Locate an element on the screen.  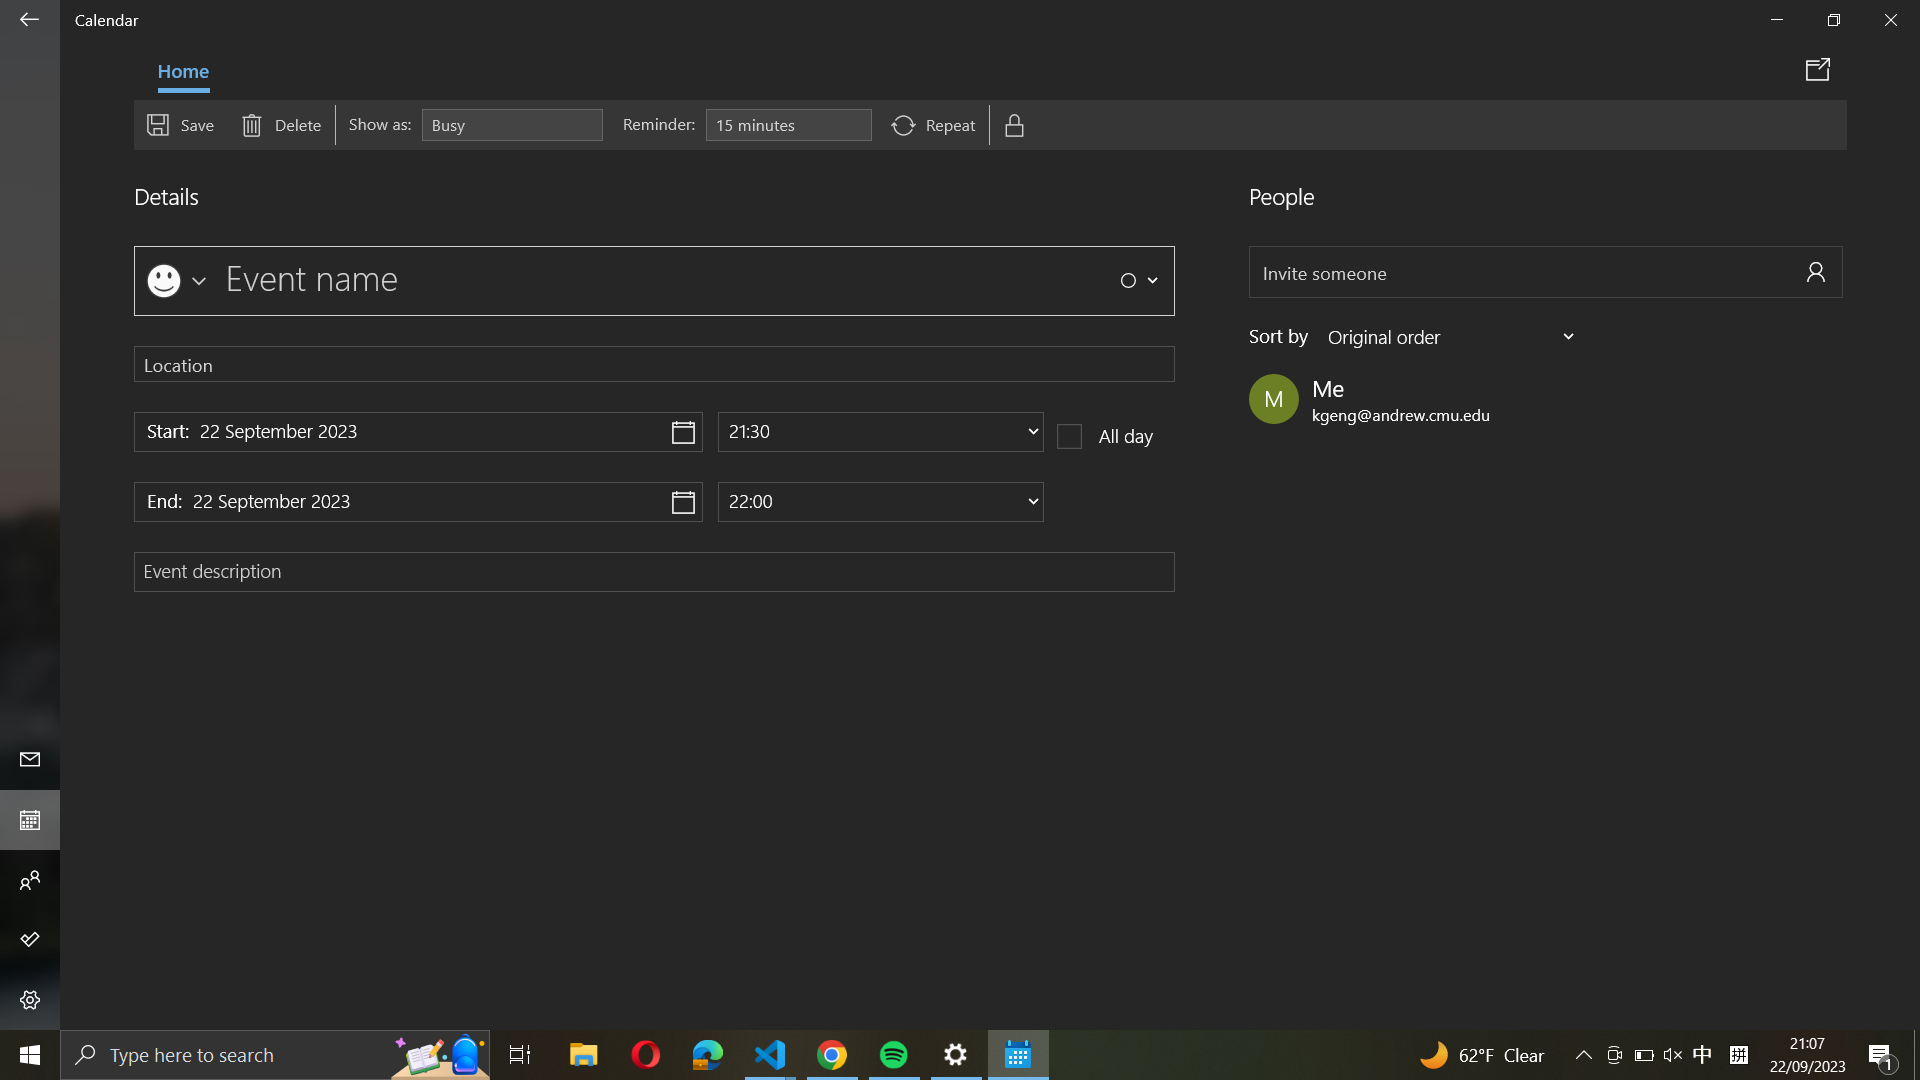
up an alarm for the event is located at coordinates (787, 125).